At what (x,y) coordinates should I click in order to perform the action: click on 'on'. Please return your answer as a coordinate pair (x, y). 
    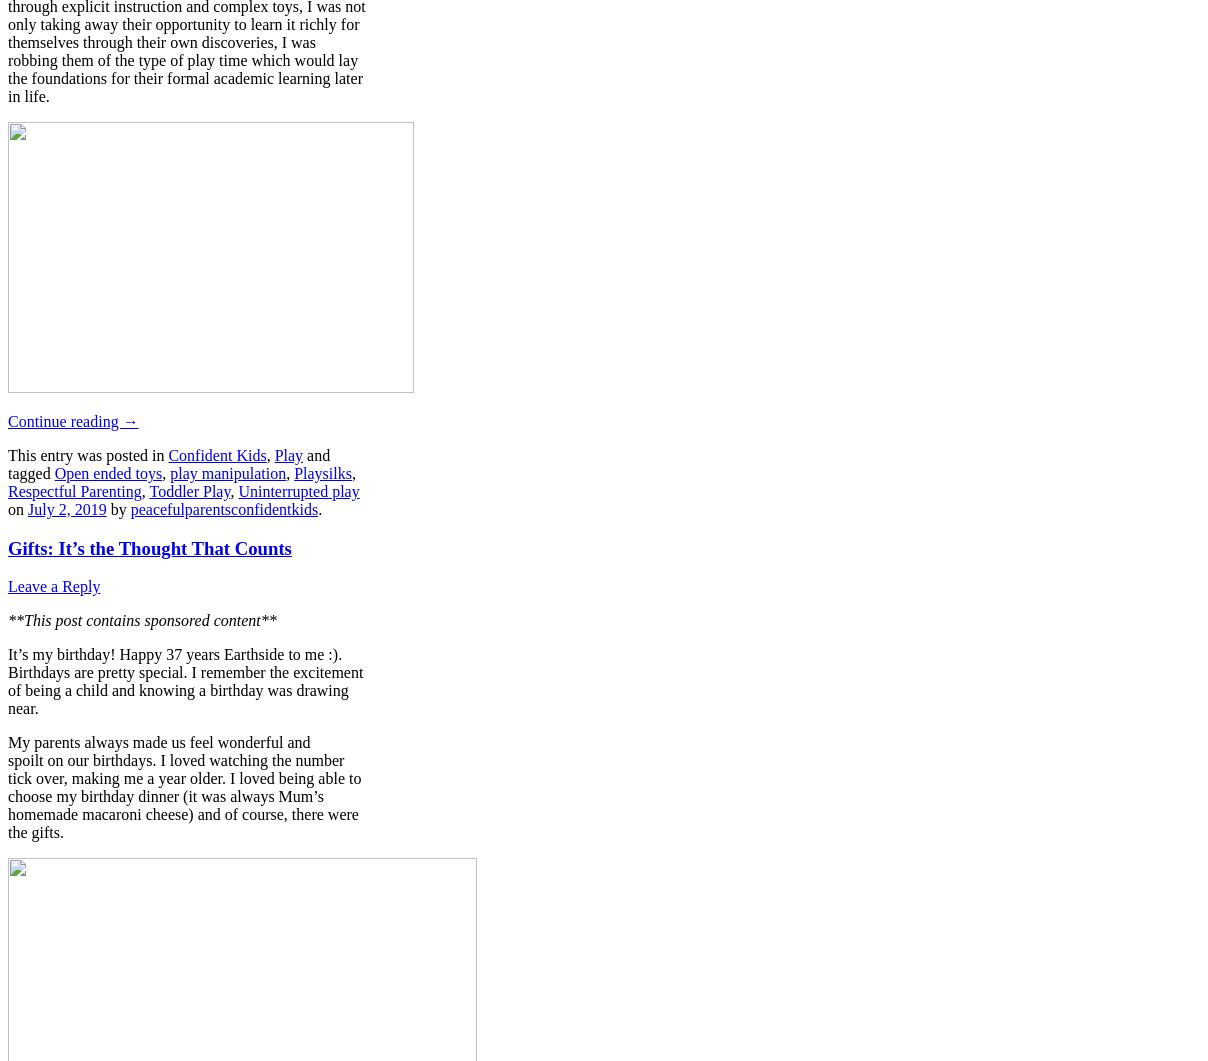
    Looking at the image, I should click on (16, 508).